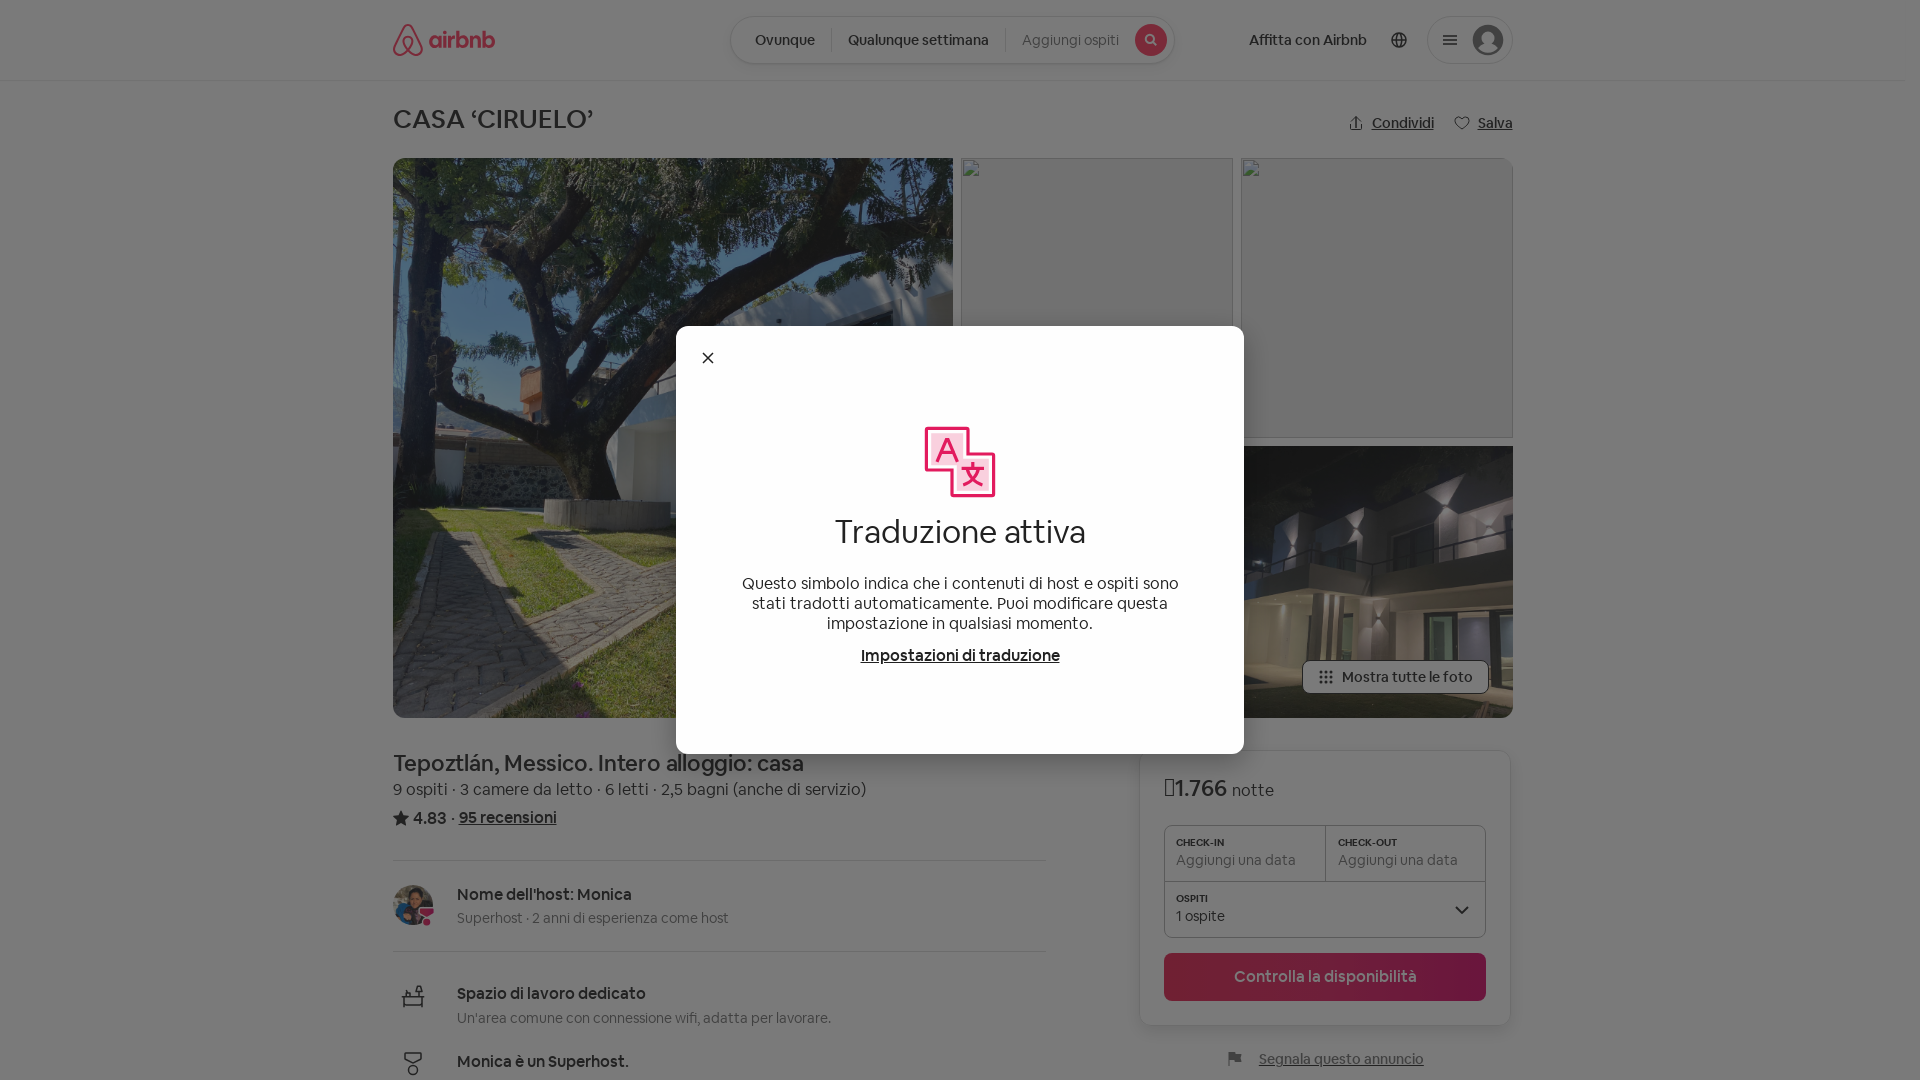 The image size is (1920, 1080). I want to click on 'Affitta con Airbnb', so click(1306, 39).